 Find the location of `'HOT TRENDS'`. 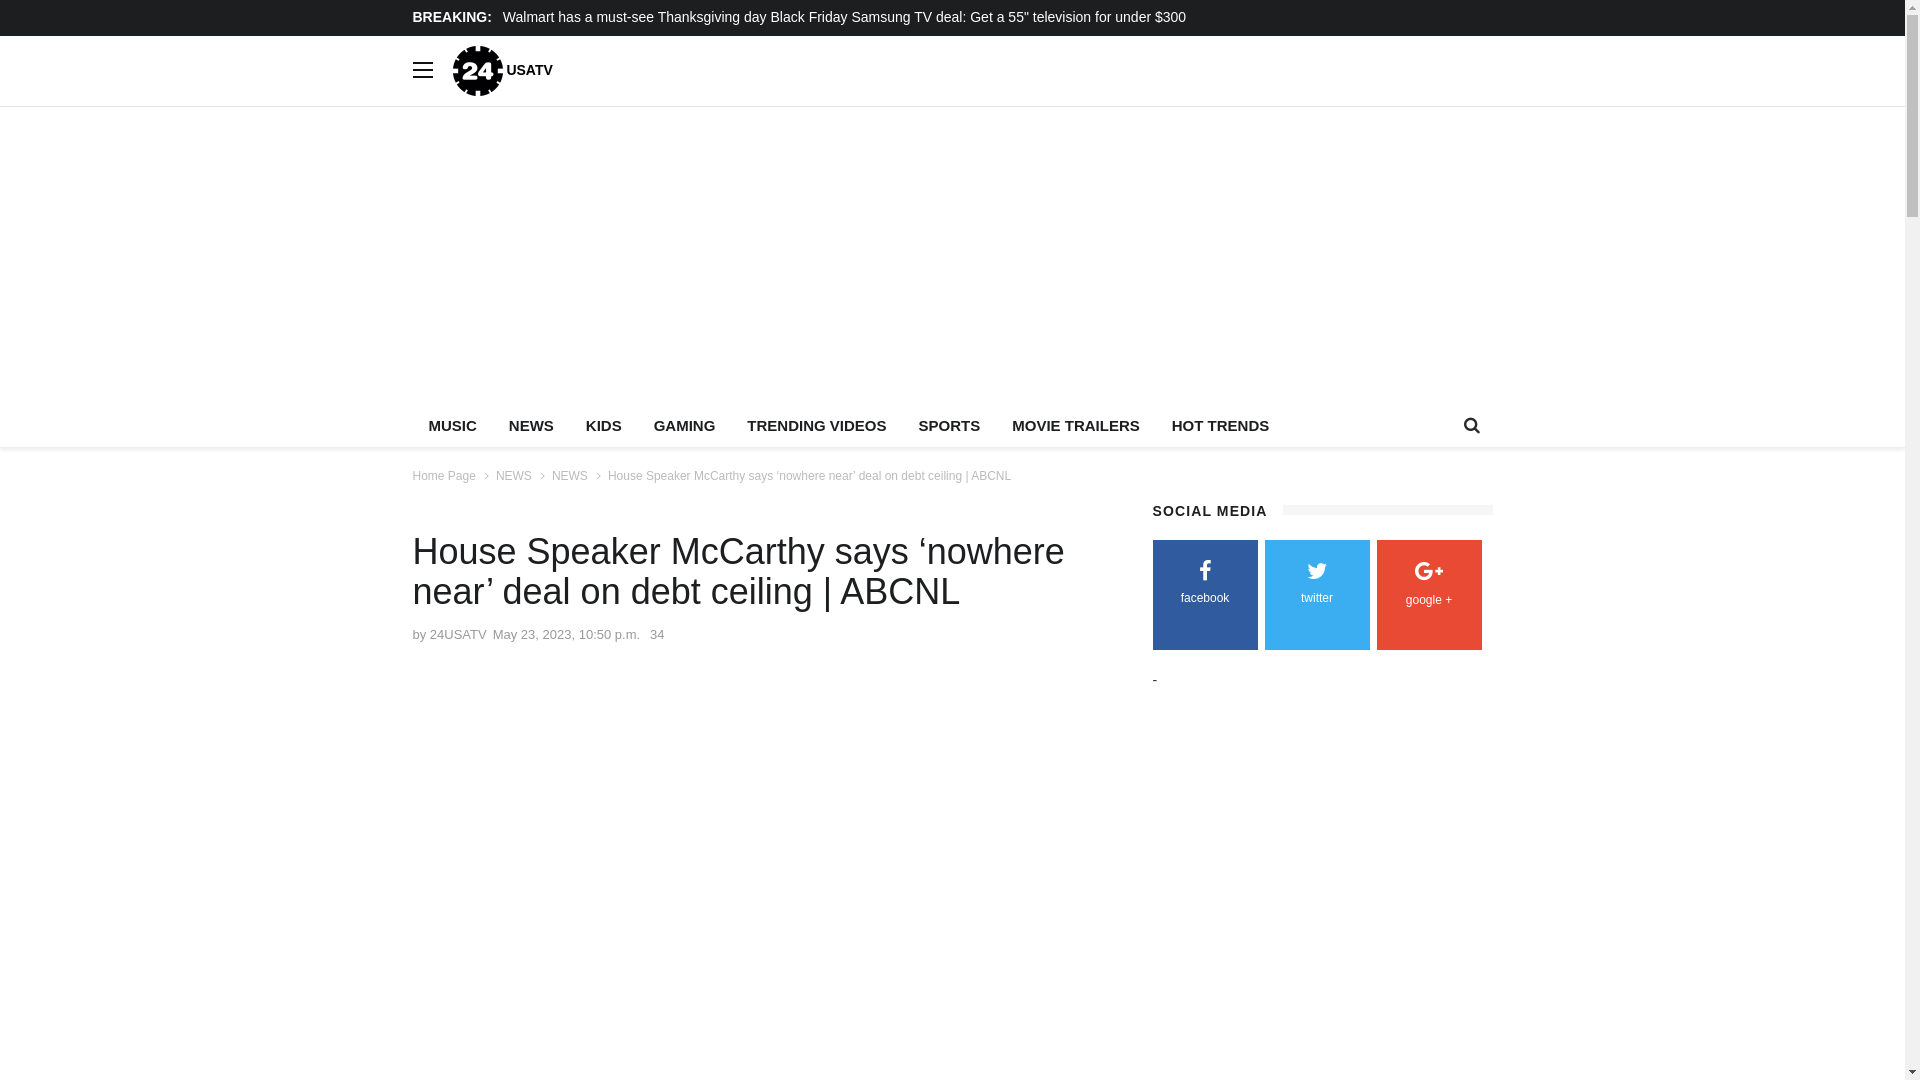

'HOT TRENDS' is located at coordinates (1219, 424).